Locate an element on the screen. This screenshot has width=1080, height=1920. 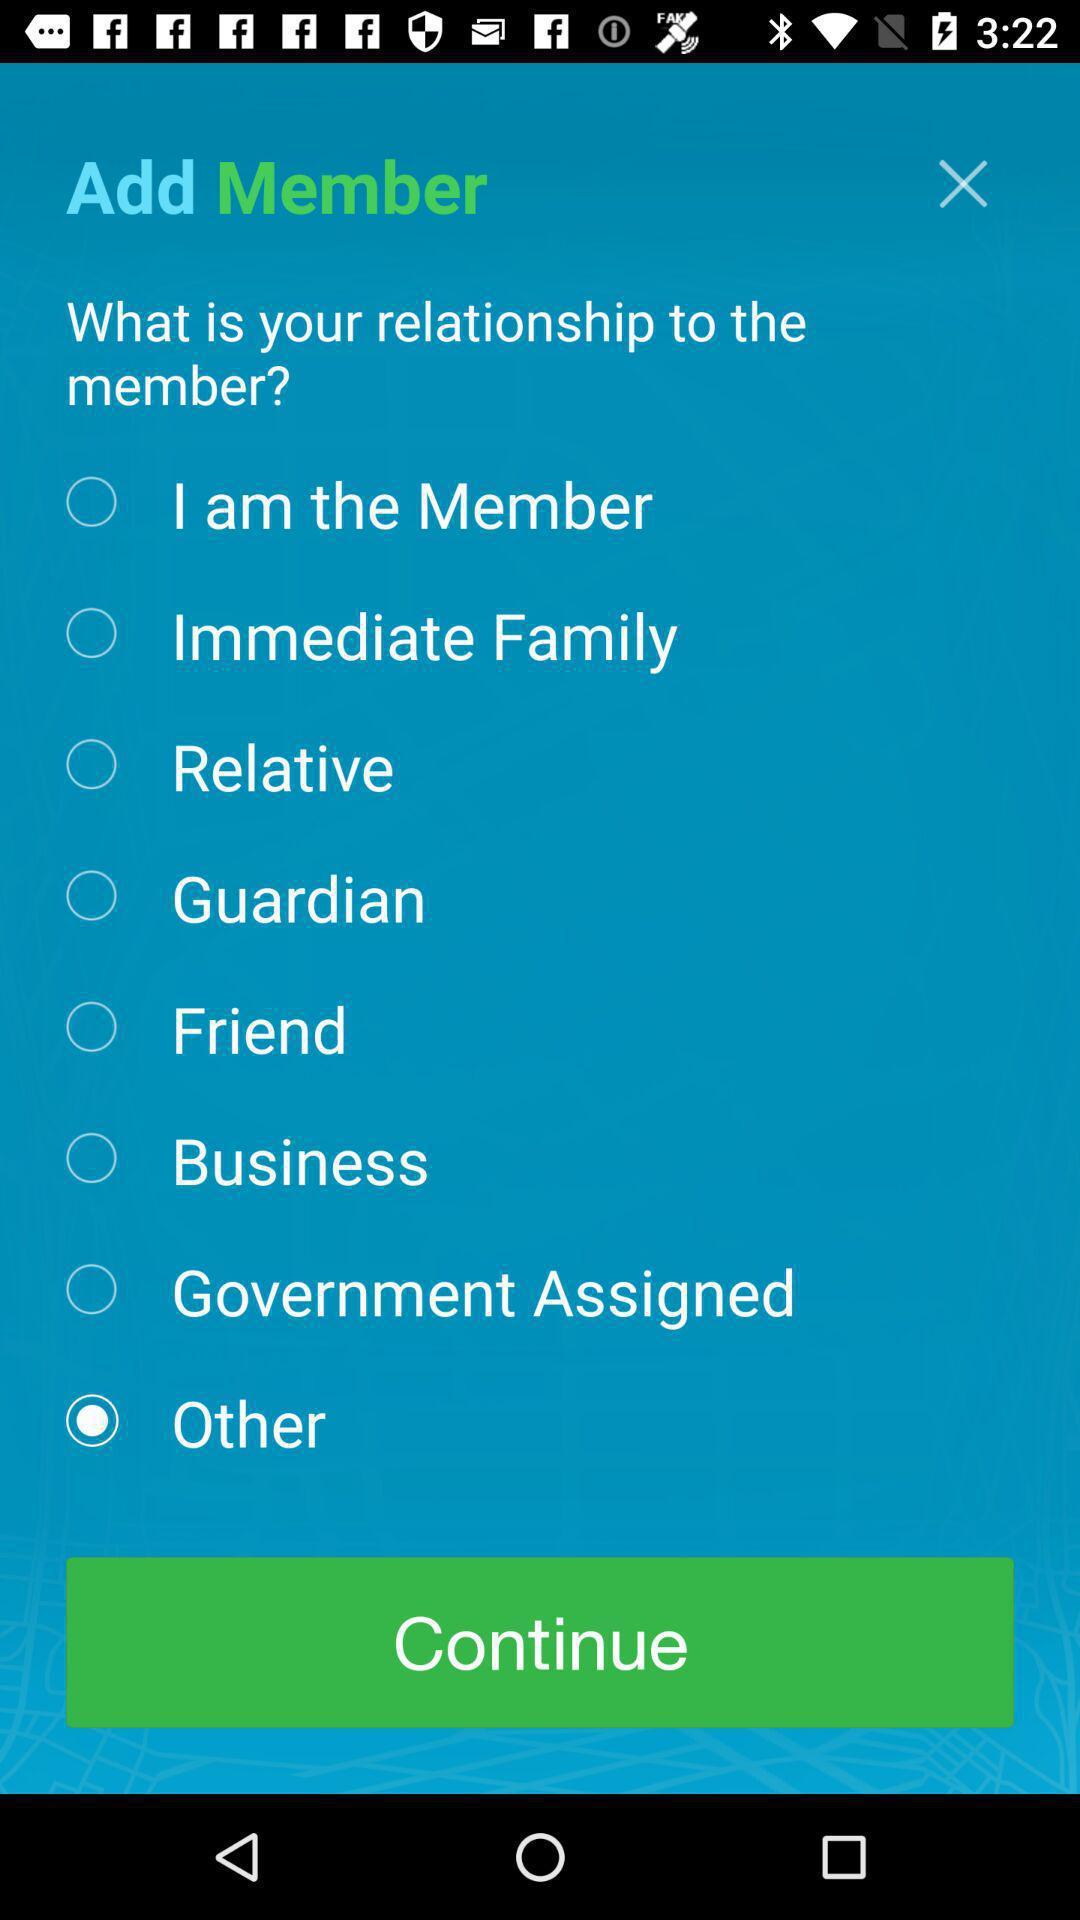
icon above immediate family icon is located at coordinates (411, 502).